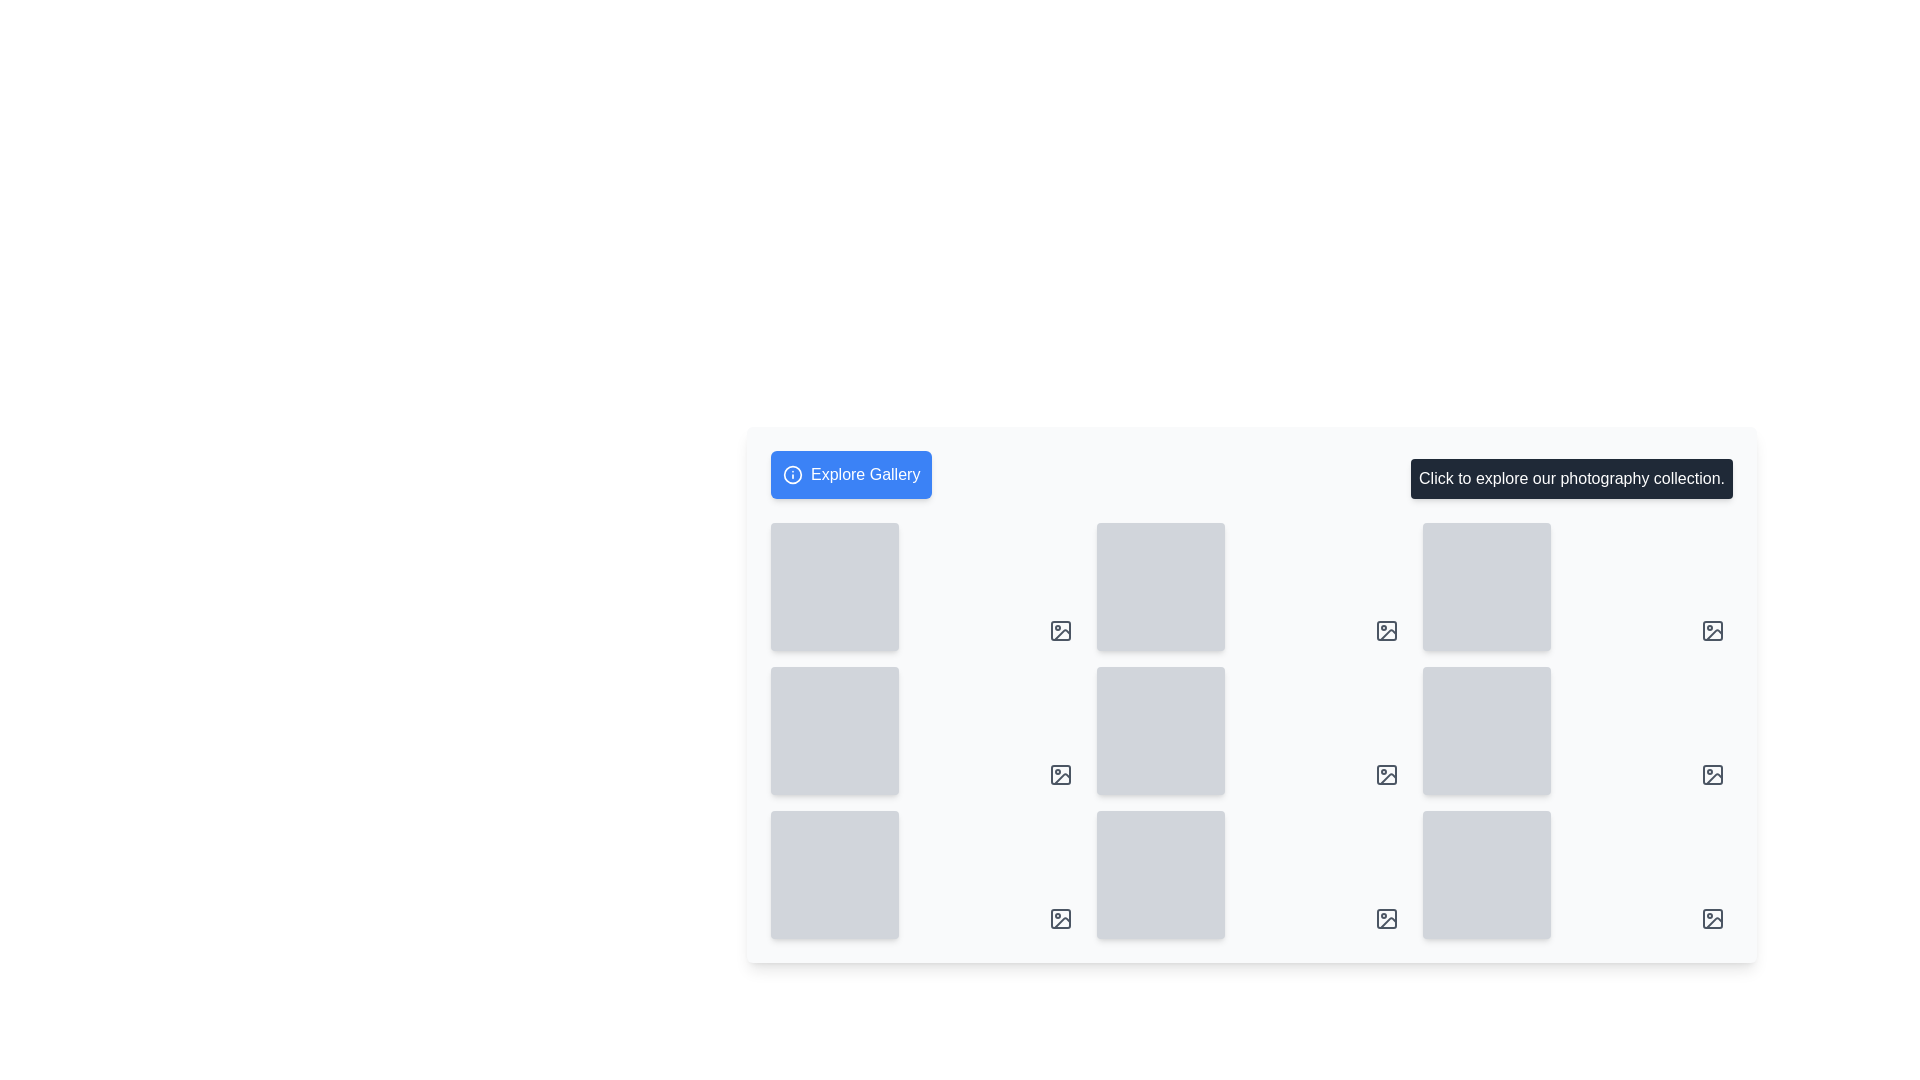 The width and height of the screenshot is (1920, 1080). What do you see at coordinates (1386, 918) in the screenshot?
I see `the small gray rounded rectangle icon located in the bottom right corner of the gallery grid interface` at bounding box center [1386, 918].